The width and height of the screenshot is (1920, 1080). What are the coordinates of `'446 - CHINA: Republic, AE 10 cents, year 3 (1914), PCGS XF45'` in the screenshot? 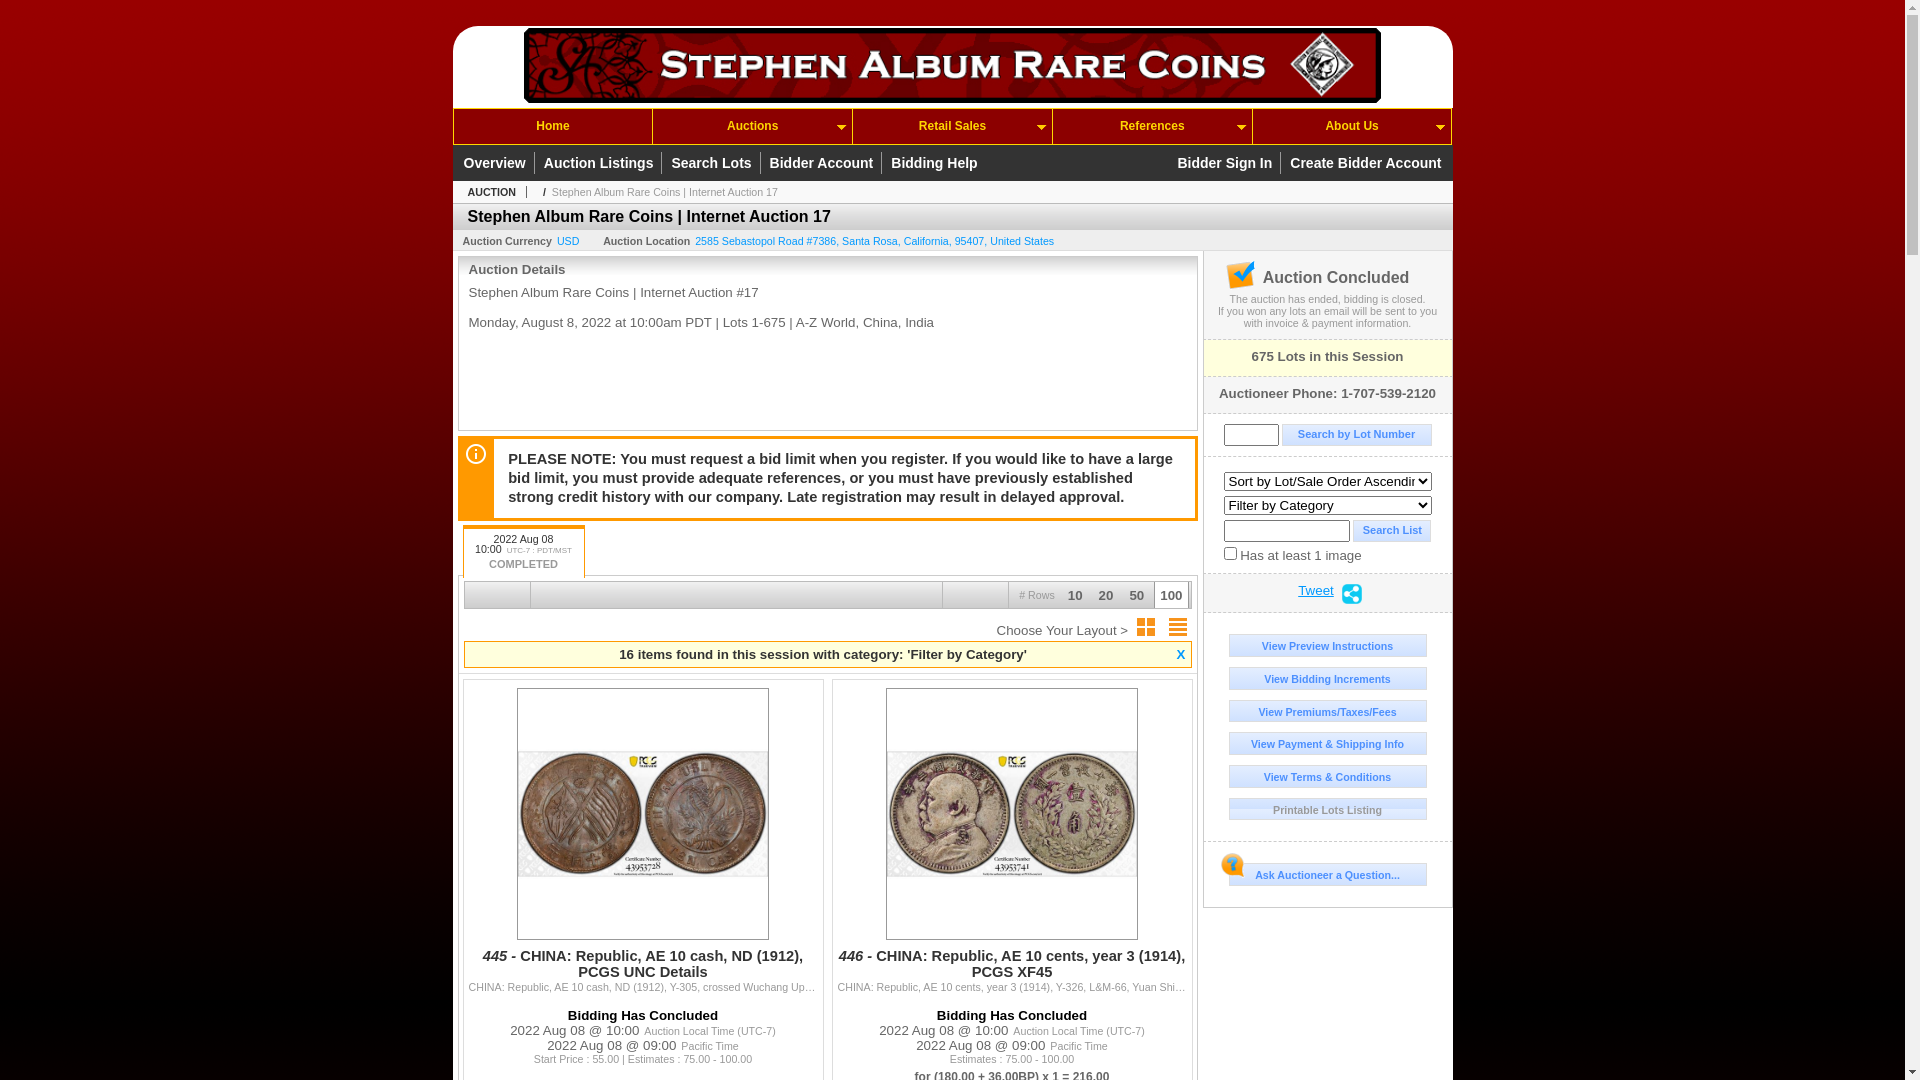 It's located at (1012, 971).